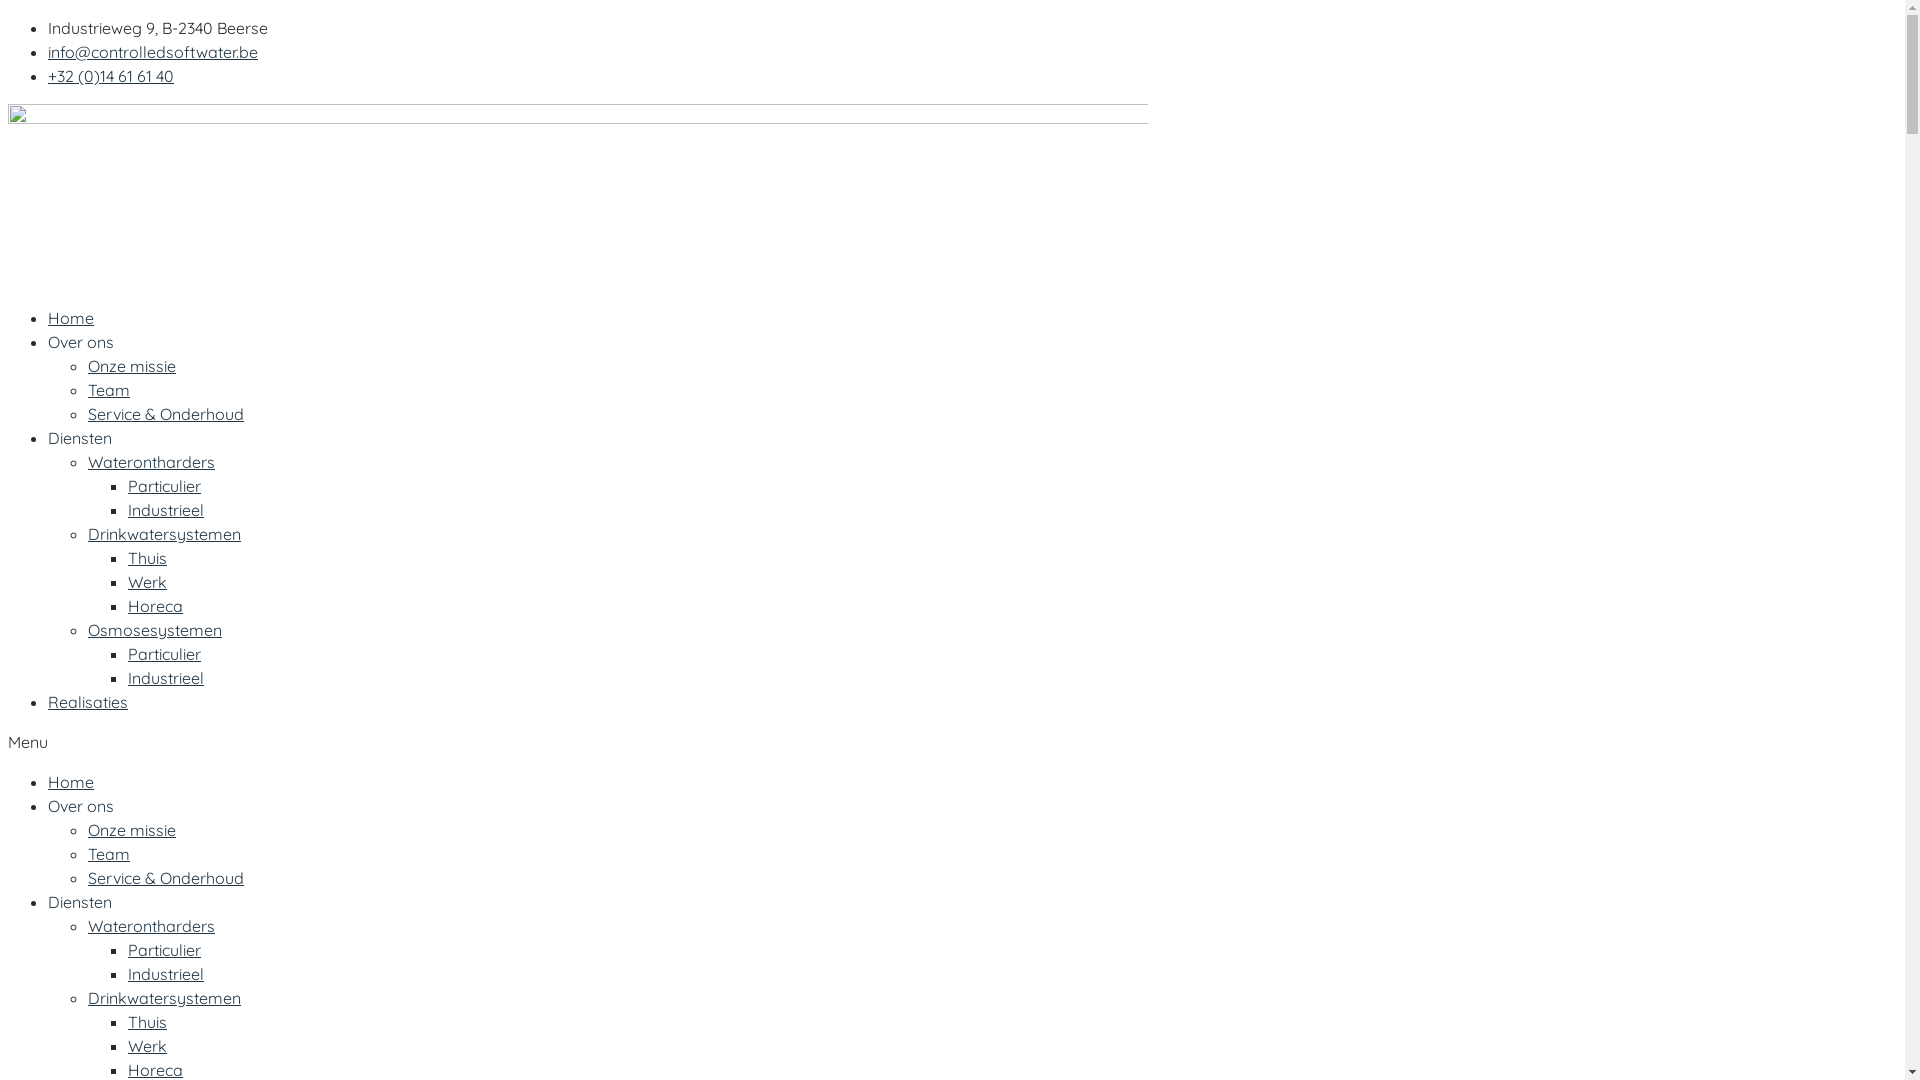 The width and height of the screenshot is (1920, 1080). What do you see at coordinates (127, 973) in the screenshot?
I see `'Industrieel'` at bounding box center [127, 973].